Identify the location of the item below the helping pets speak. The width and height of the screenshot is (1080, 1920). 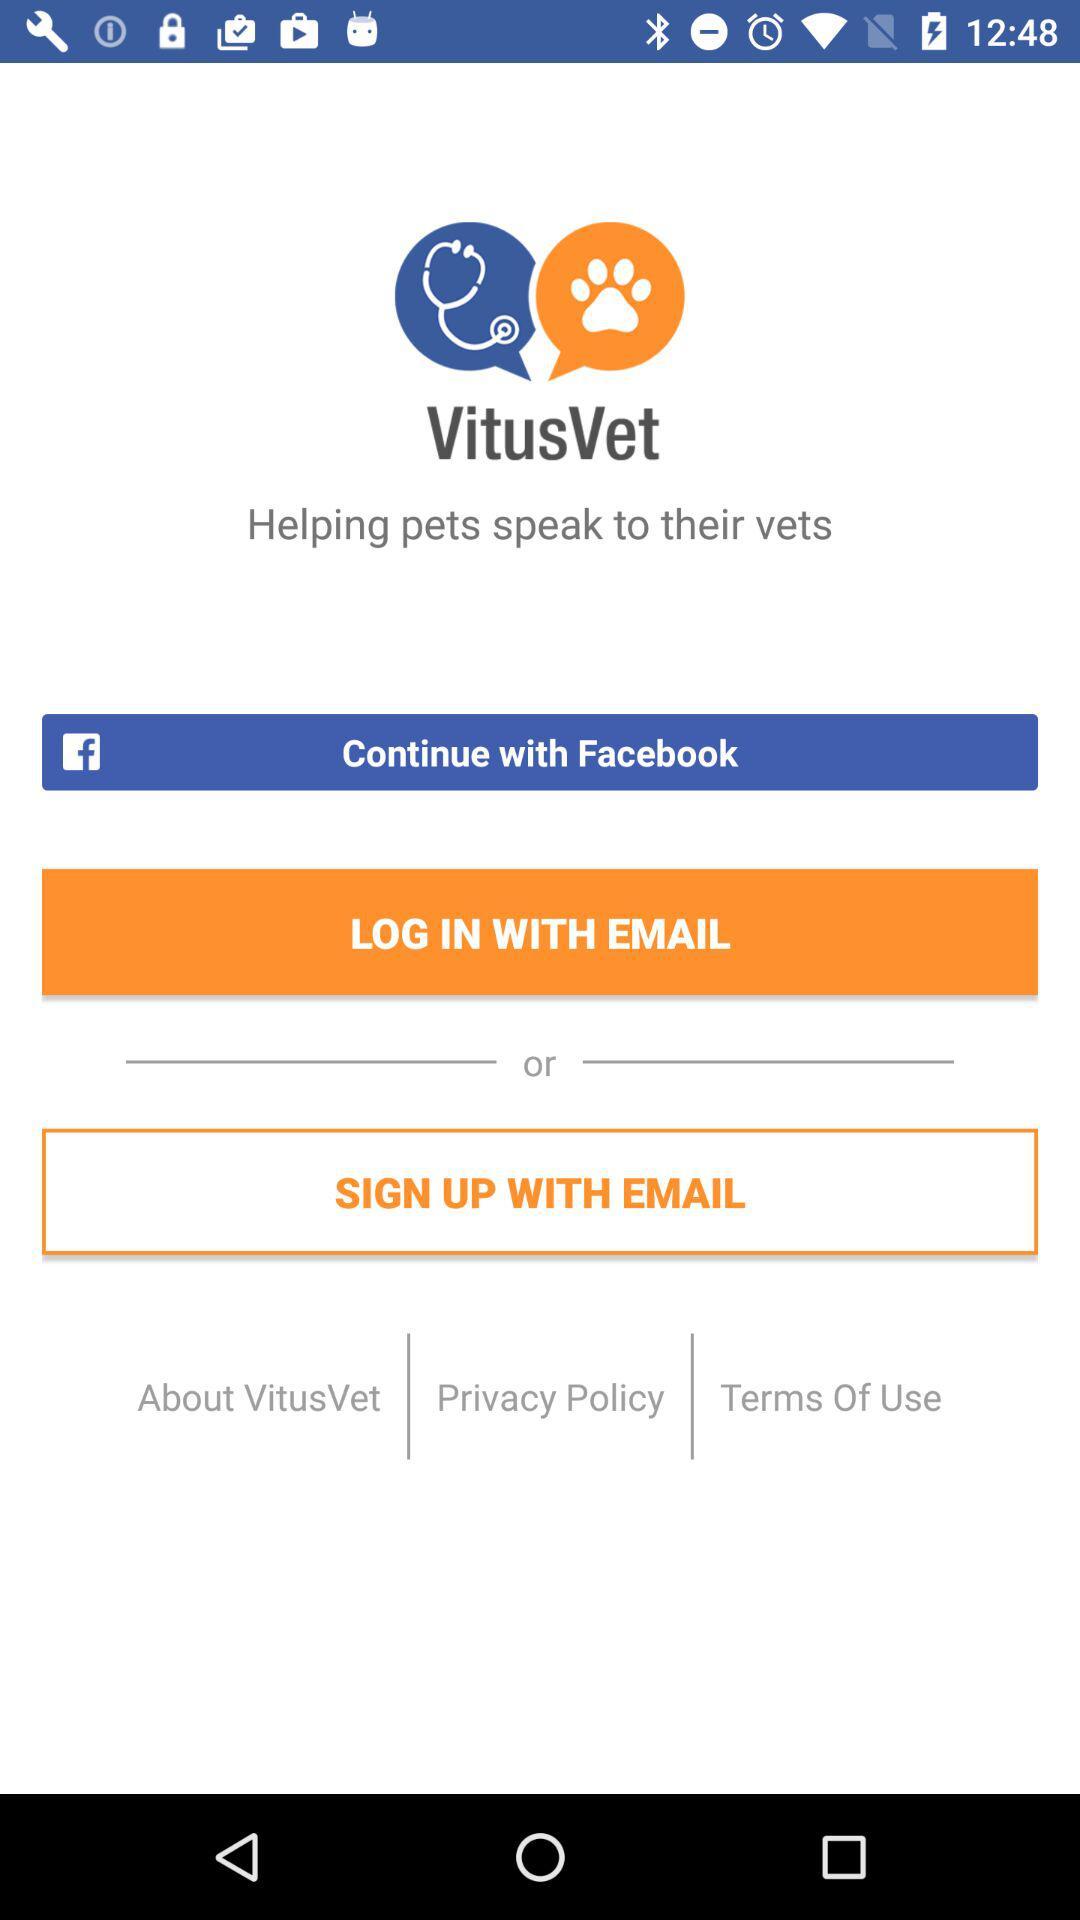
(540, 751).